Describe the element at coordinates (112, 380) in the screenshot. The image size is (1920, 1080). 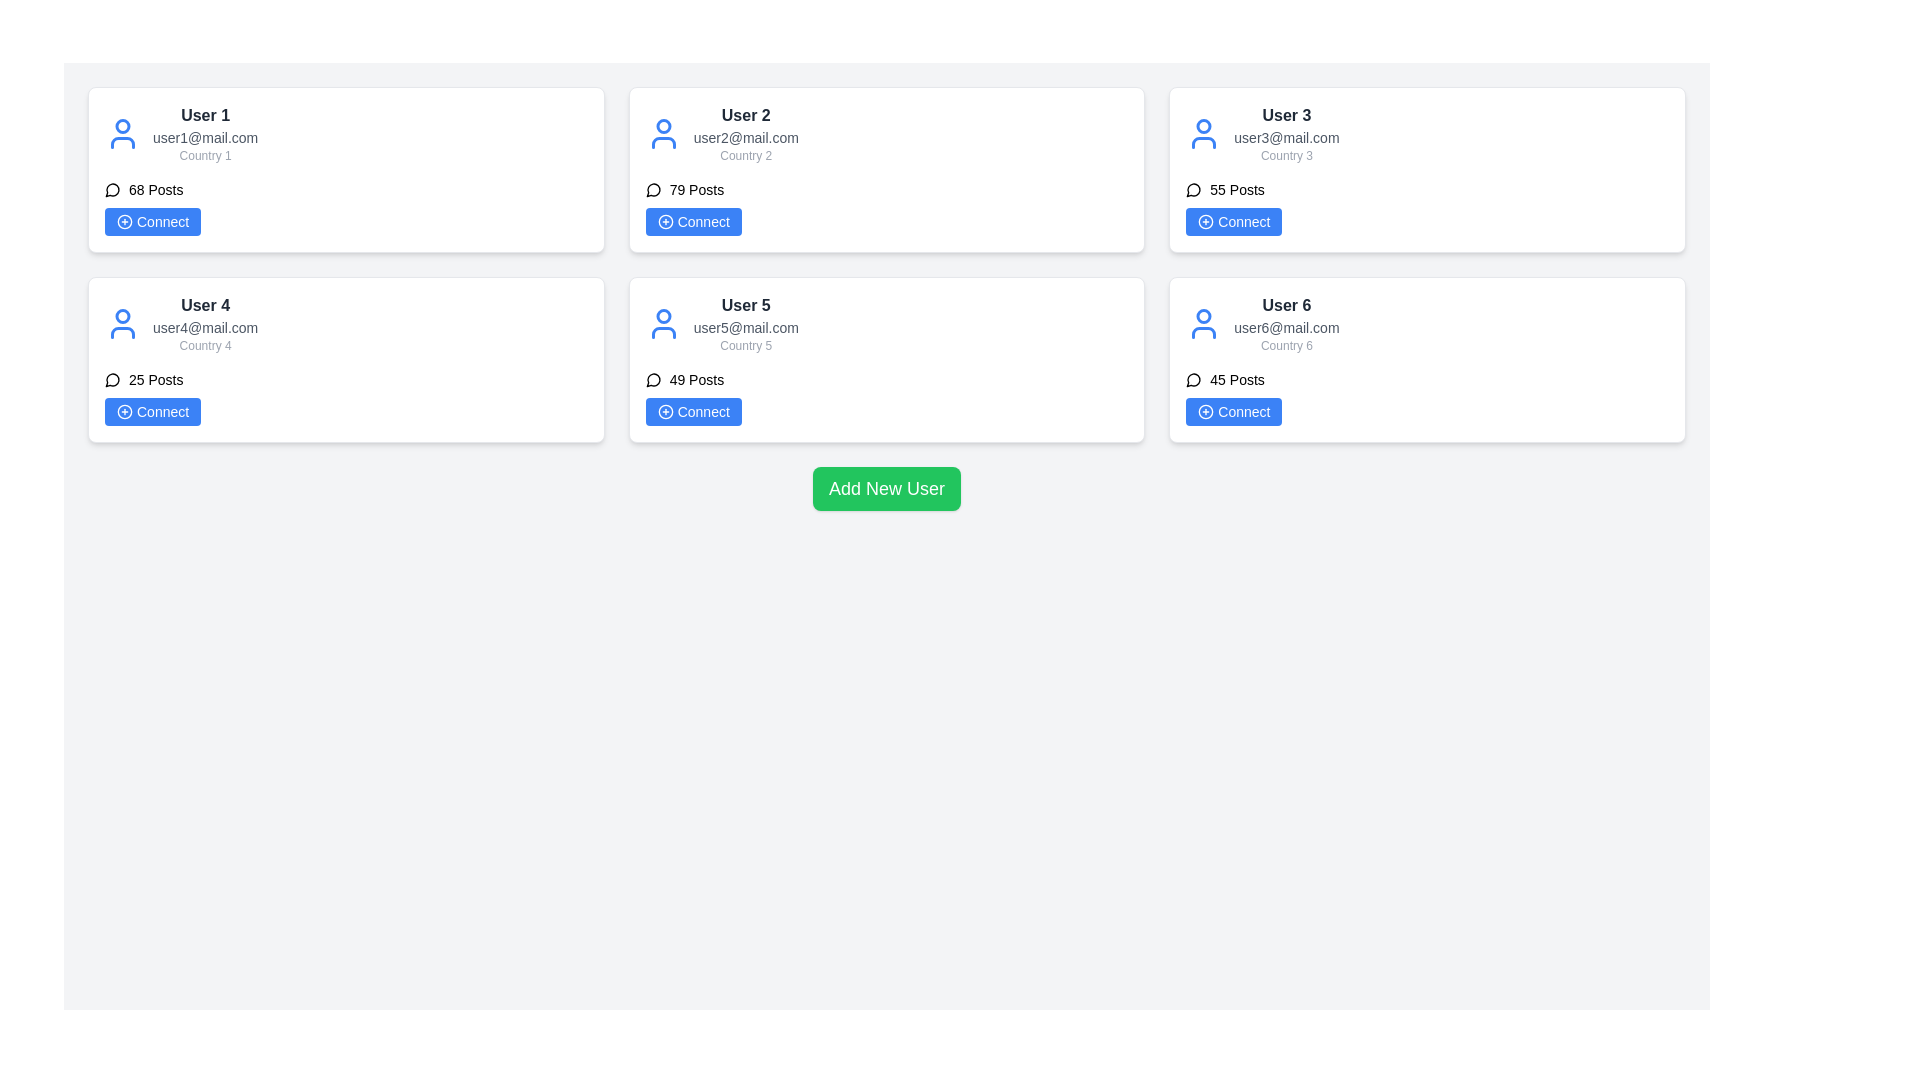
I see `the gray circular chat bubble icon located to the immediate left of the '25 Posts' text block, which is part of the group associated with 'User 4' in the bottom-left card of the user card grid` at that location.